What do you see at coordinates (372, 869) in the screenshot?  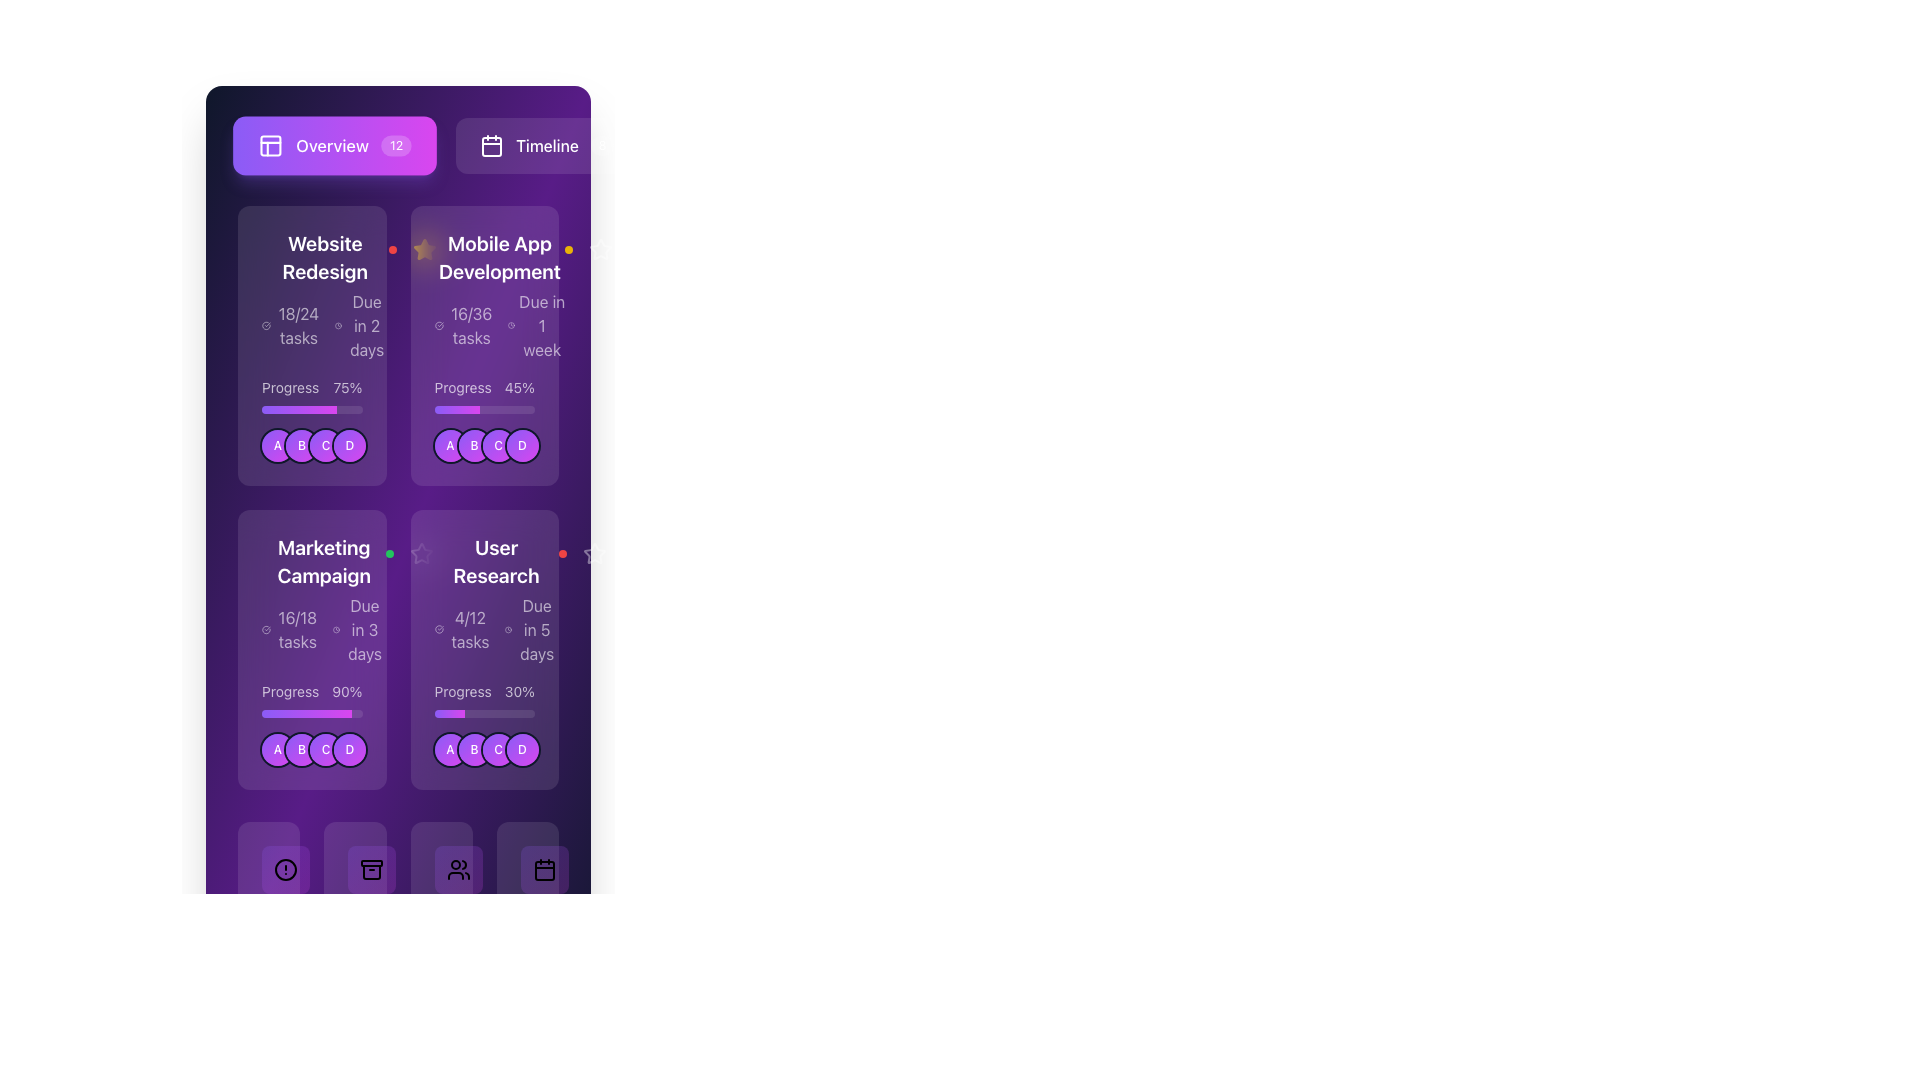 I see `the compact archive box icon located in the bottom navigation bar` at bounding box center [372, 869].